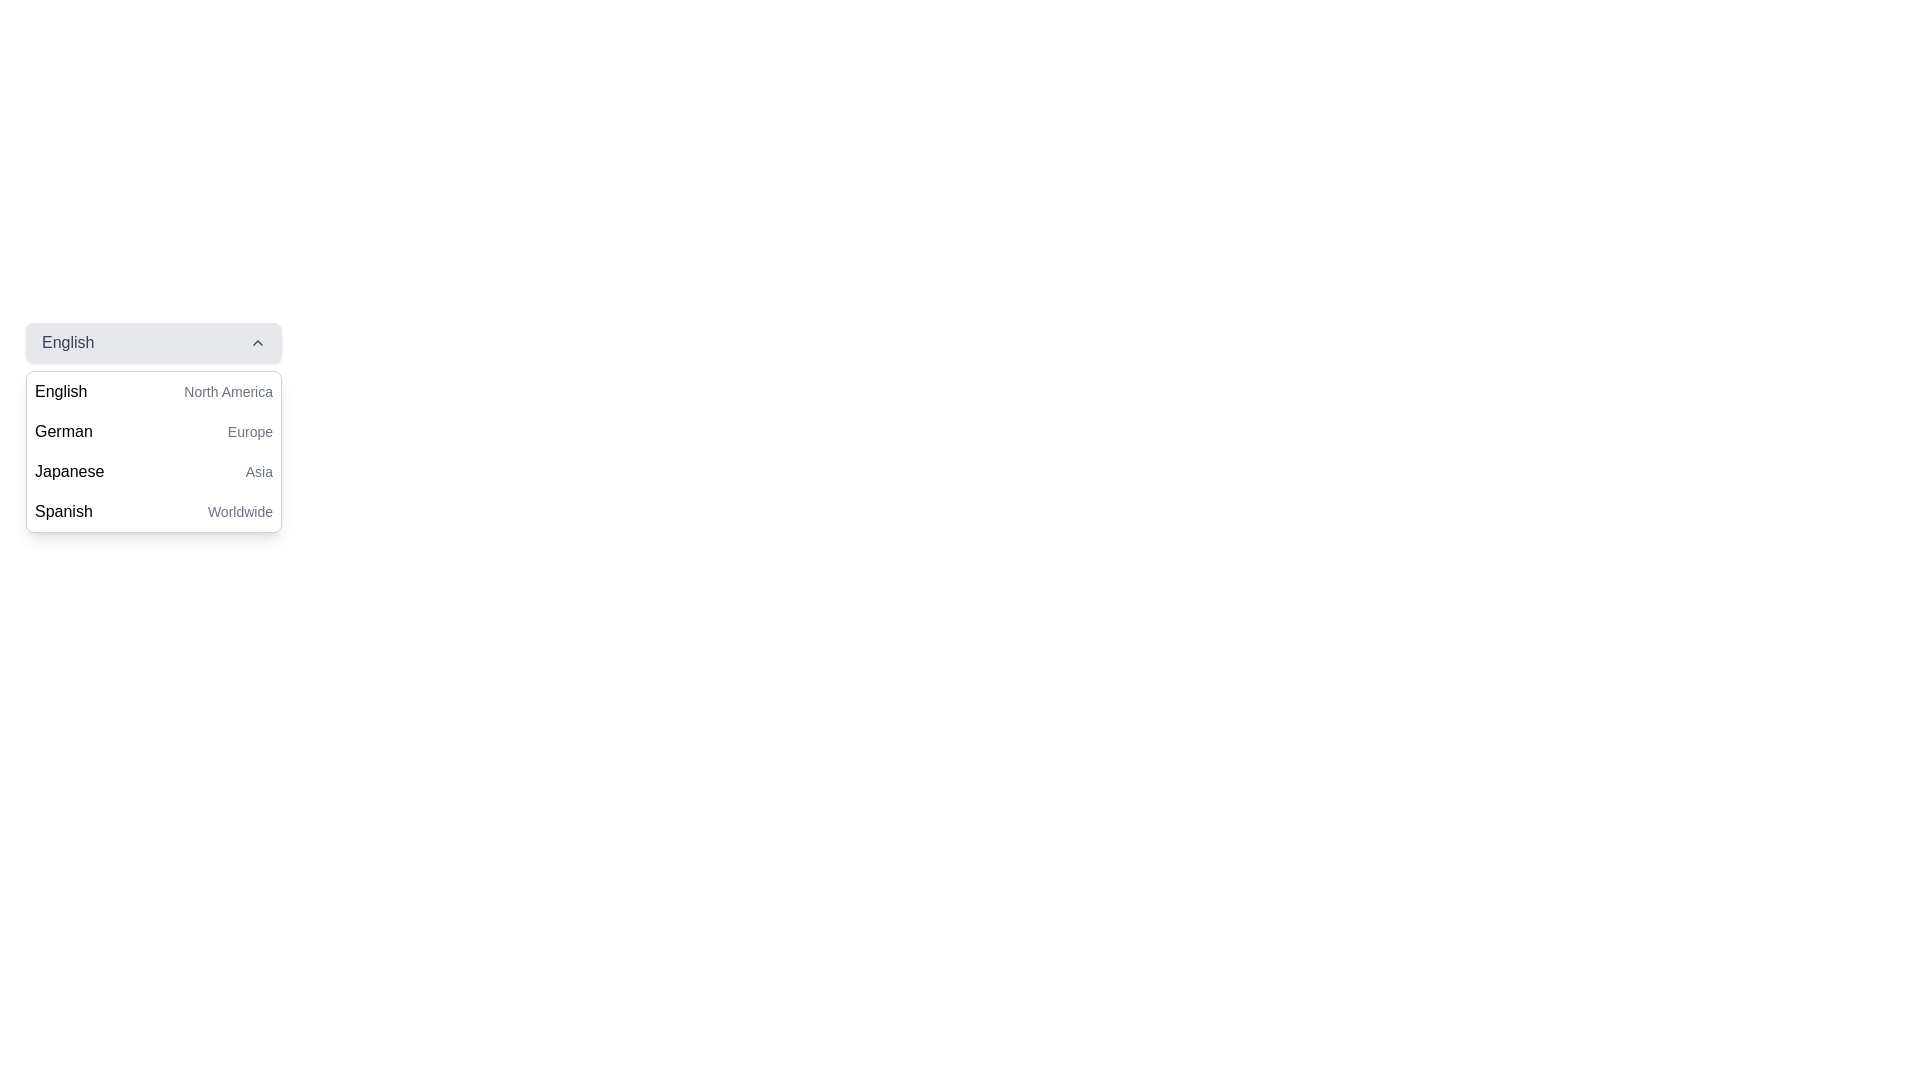  I want to click on the 'Europe' label, which is displayed in a smaller gray font and is located adjacent to the 'German' text in the second row of a dropdown list, so click(249, 431).